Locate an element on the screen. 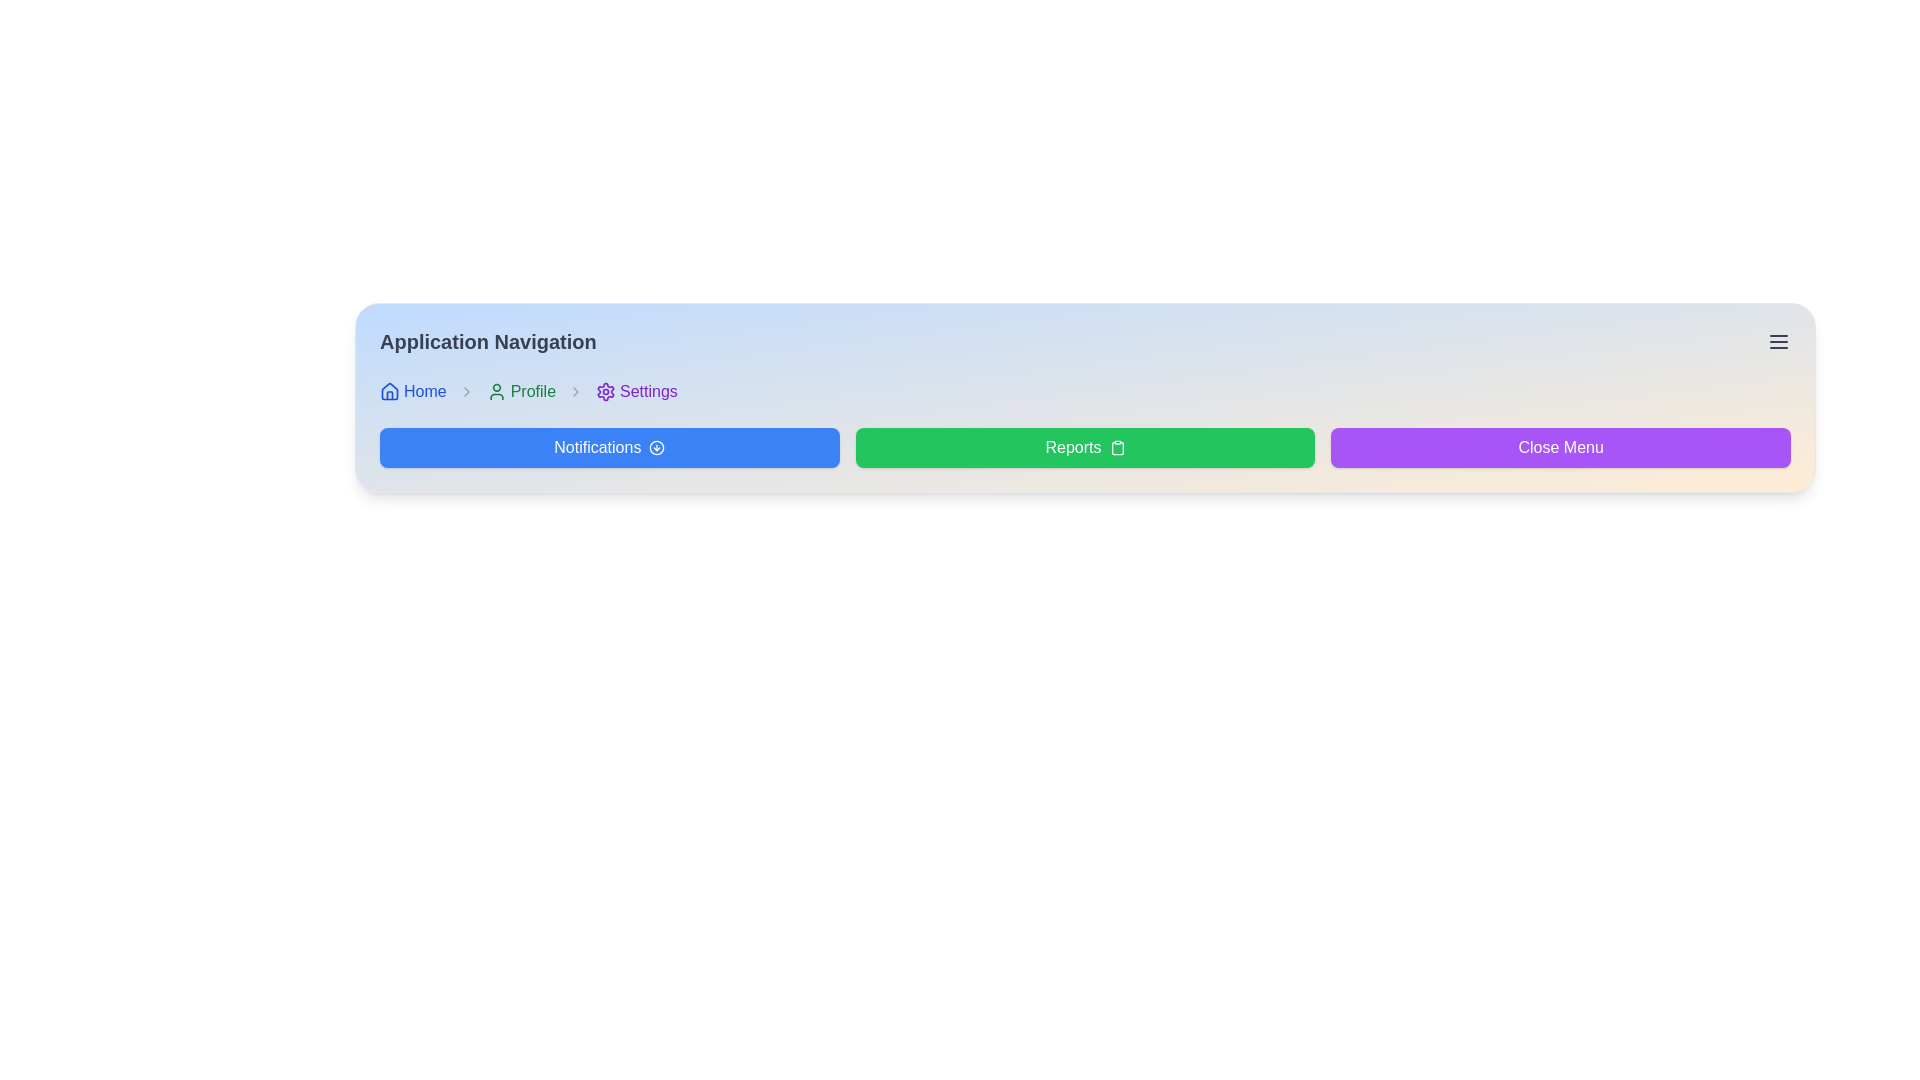 The width and height of the screenshot is (1920, 1080). the 'Home' hyperlink with a house icon located in the top-left corner of the navigation bar is located at coordinates (412, 392).